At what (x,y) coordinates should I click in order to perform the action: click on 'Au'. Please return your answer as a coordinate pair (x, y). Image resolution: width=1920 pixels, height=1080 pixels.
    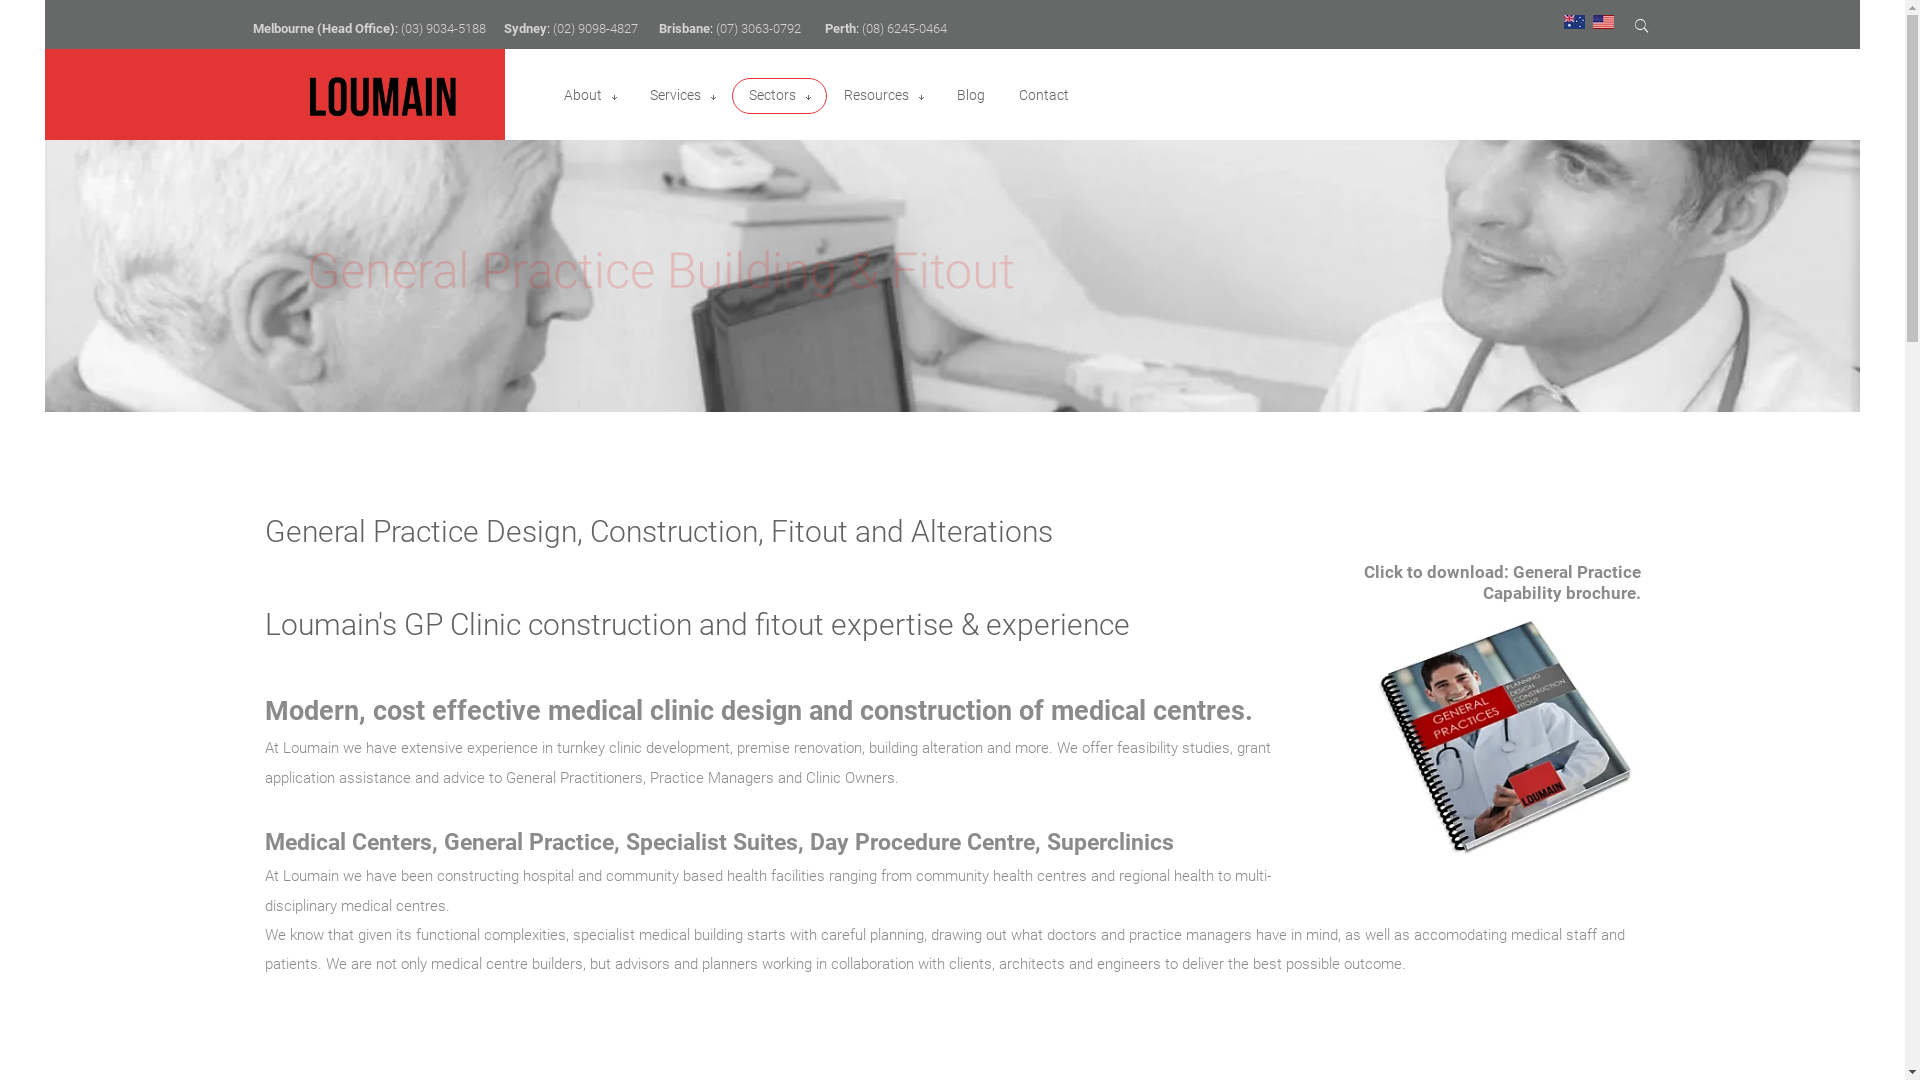
    Looking at the image, I should click on (1573, 20).